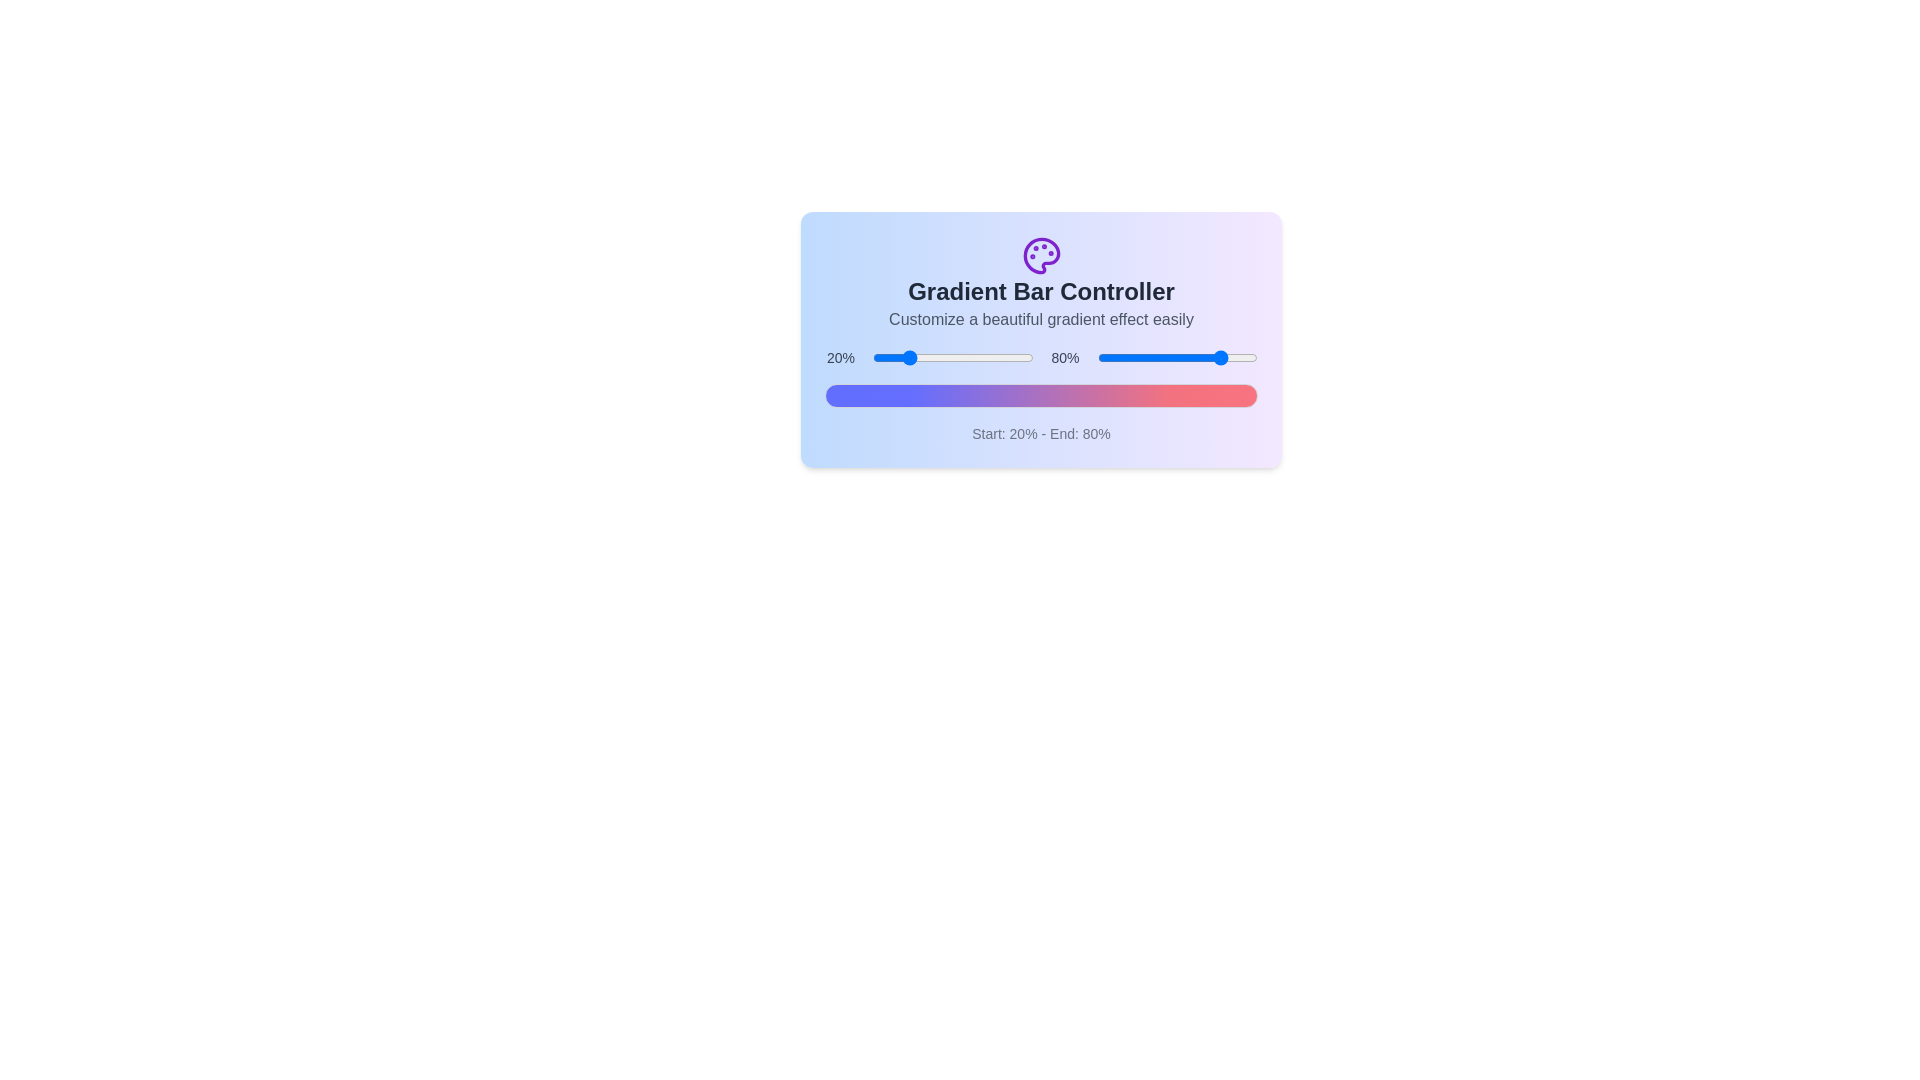 This screenshot has height=1080, width=1920. What do you see at coordinates (1040, 292) in the screenshot?
I see `the text 'Gradient Bar Controller' to select it` at bounding box center [1040, 292].